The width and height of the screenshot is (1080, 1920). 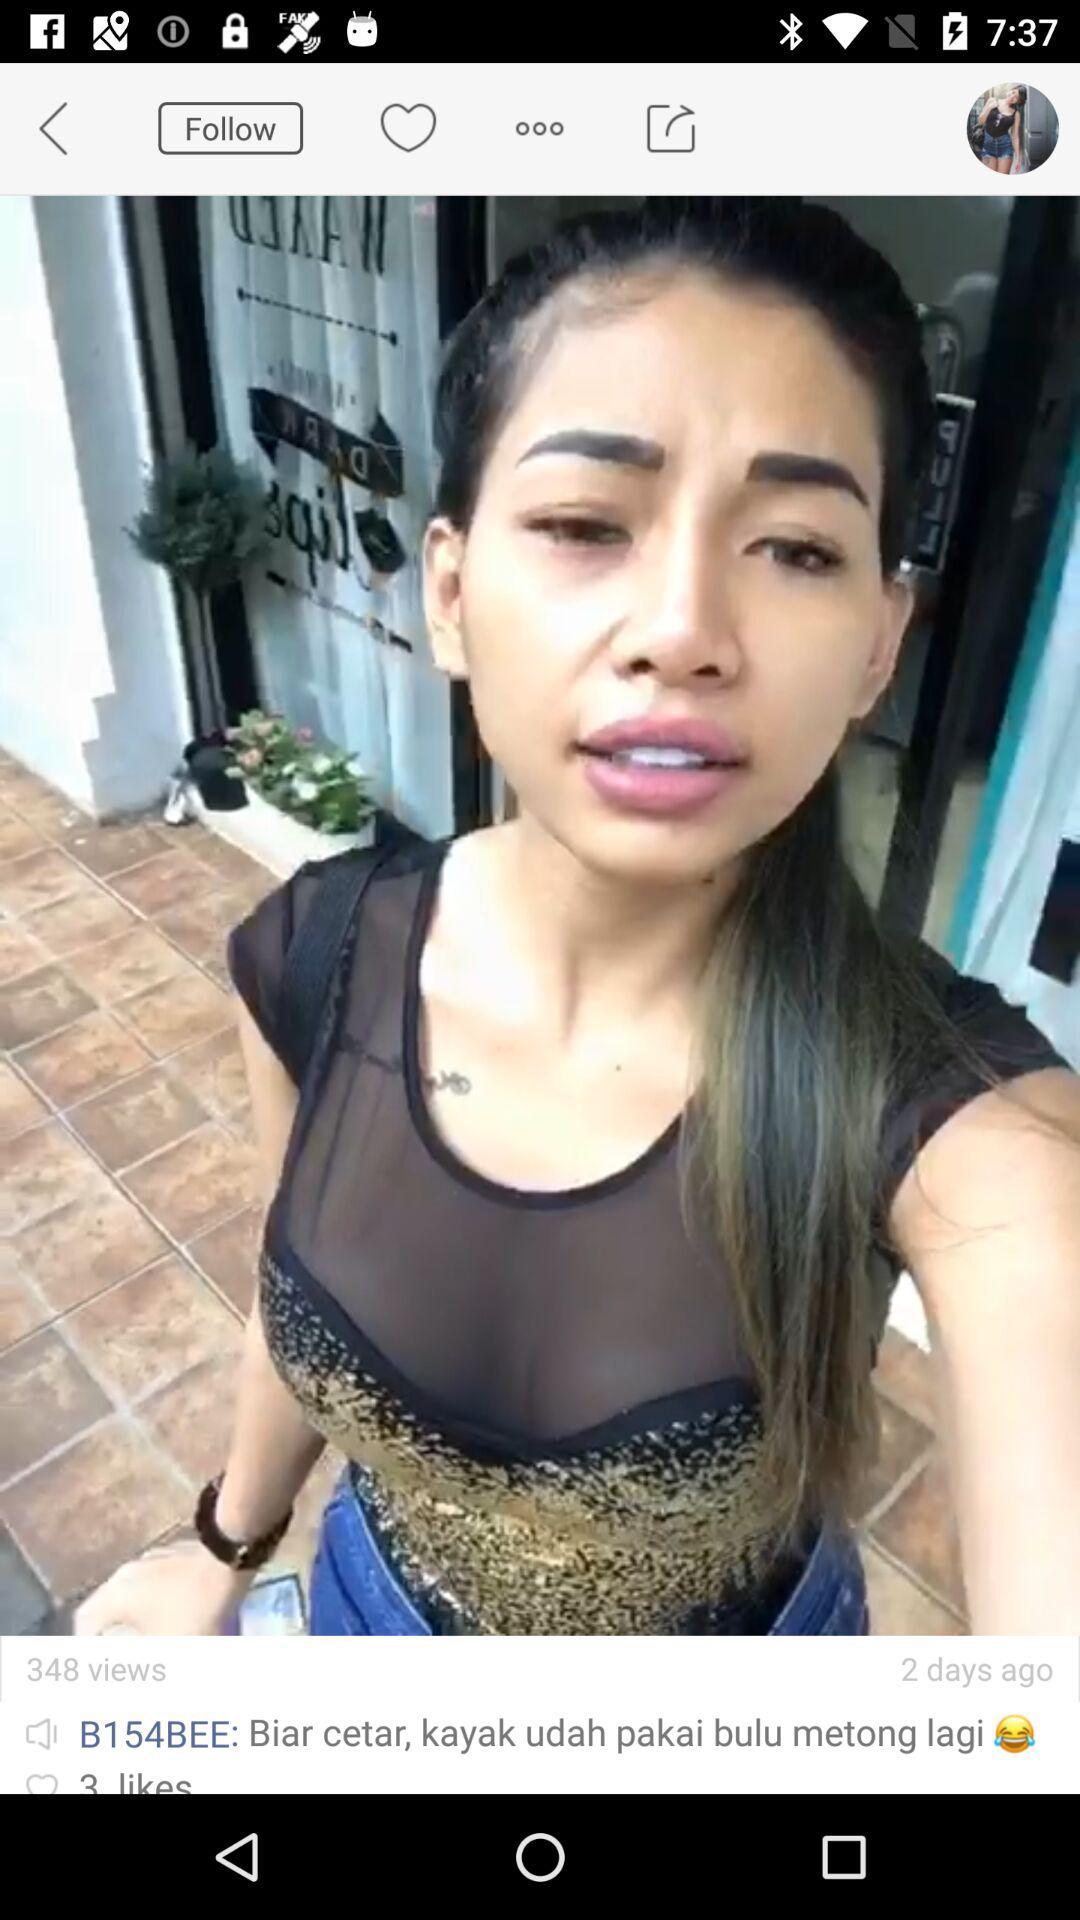 What do you see at coordinates (540, 1730) in the screenshot?
I see `ib154bee biar cetar item` at bounding box center [540, 1730].